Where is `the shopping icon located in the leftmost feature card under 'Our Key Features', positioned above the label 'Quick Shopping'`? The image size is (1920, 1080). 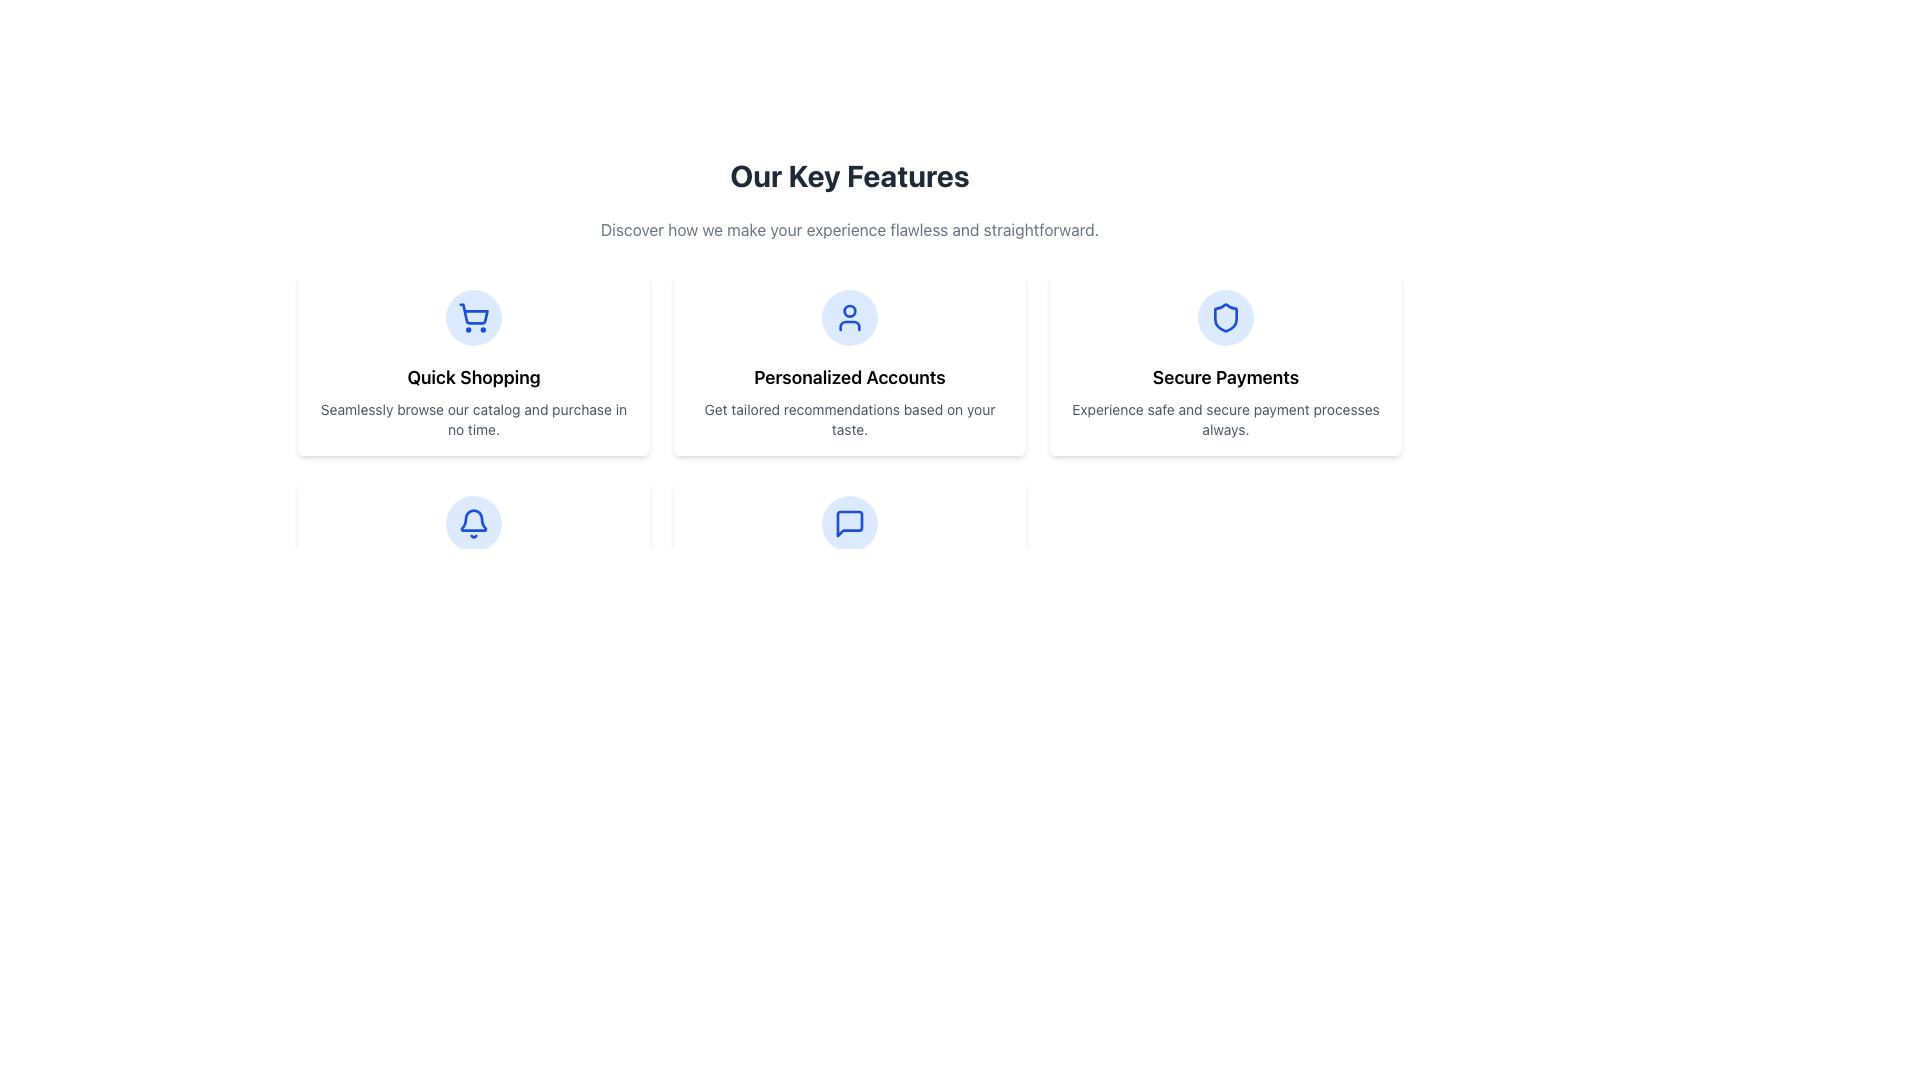 the shopping icon located in the leftmost feature card under 'Our Key Features', positioned above the label 'Quick Shopping' is located at coordinates (473, 316).